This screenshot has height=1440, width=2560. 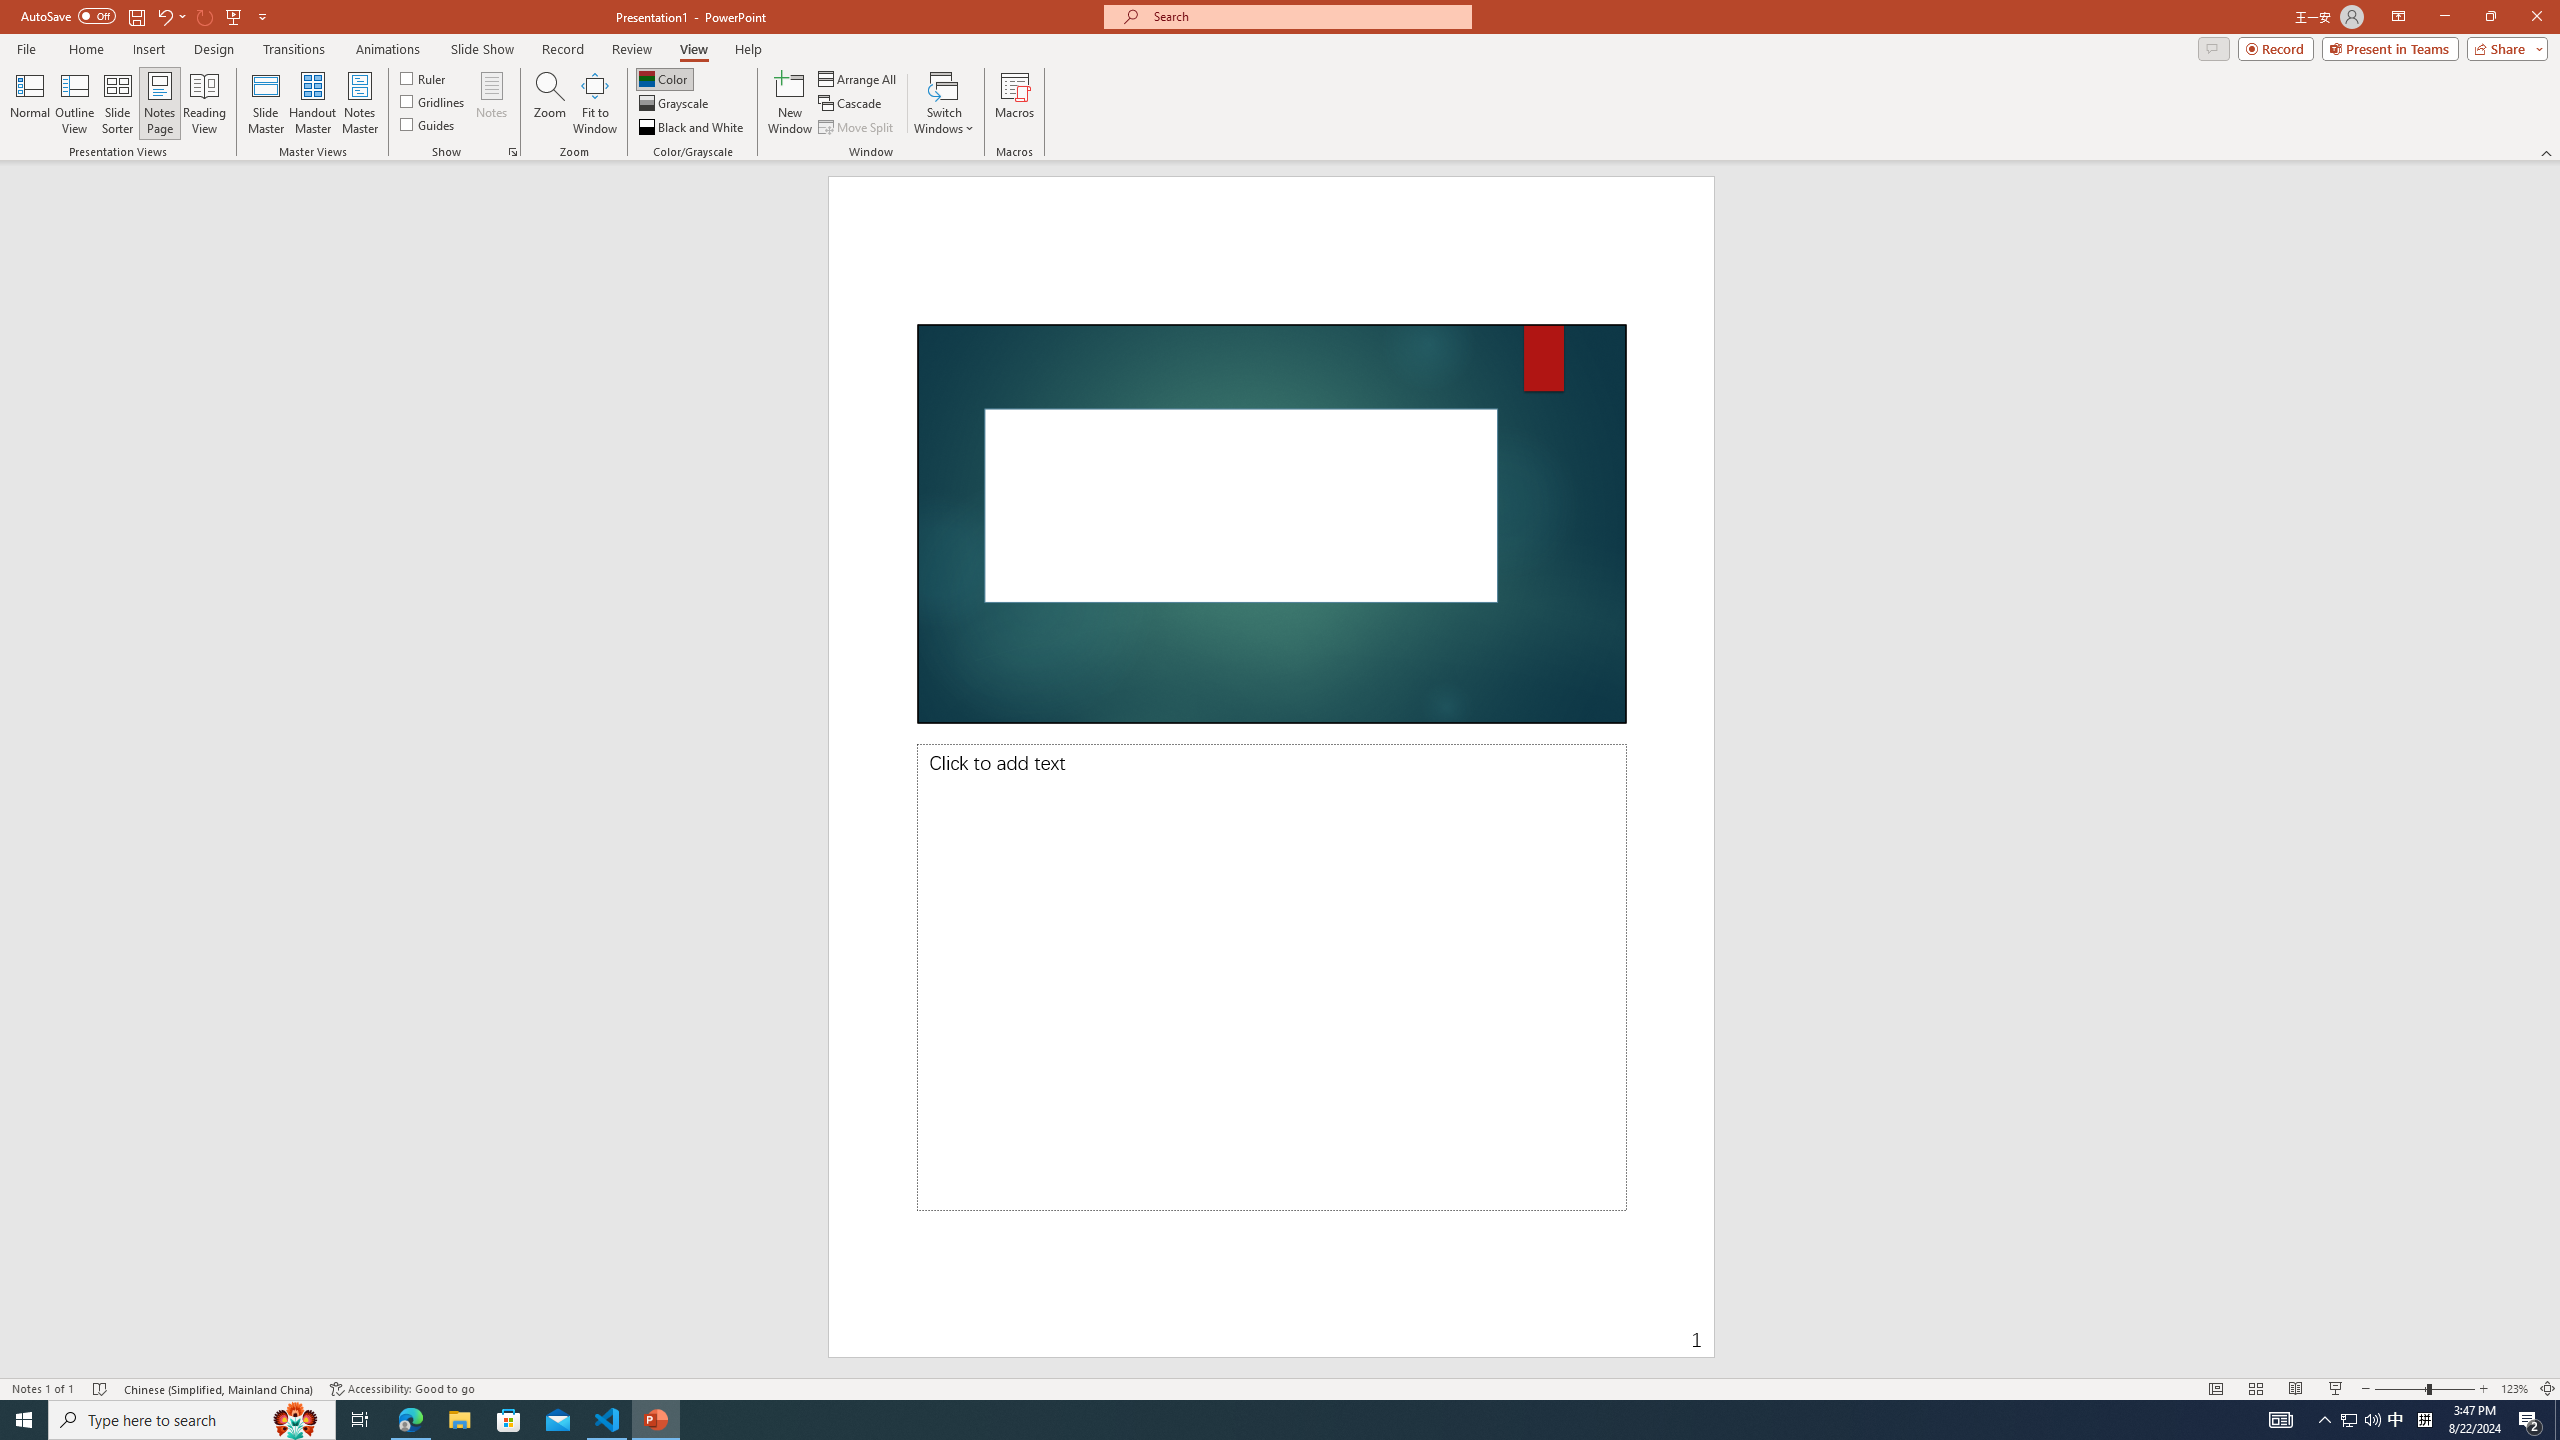 What do you see at coordinates (265, 103) in the screenshot?
I see `'Slide Master'` at bounding box center [265, 103].